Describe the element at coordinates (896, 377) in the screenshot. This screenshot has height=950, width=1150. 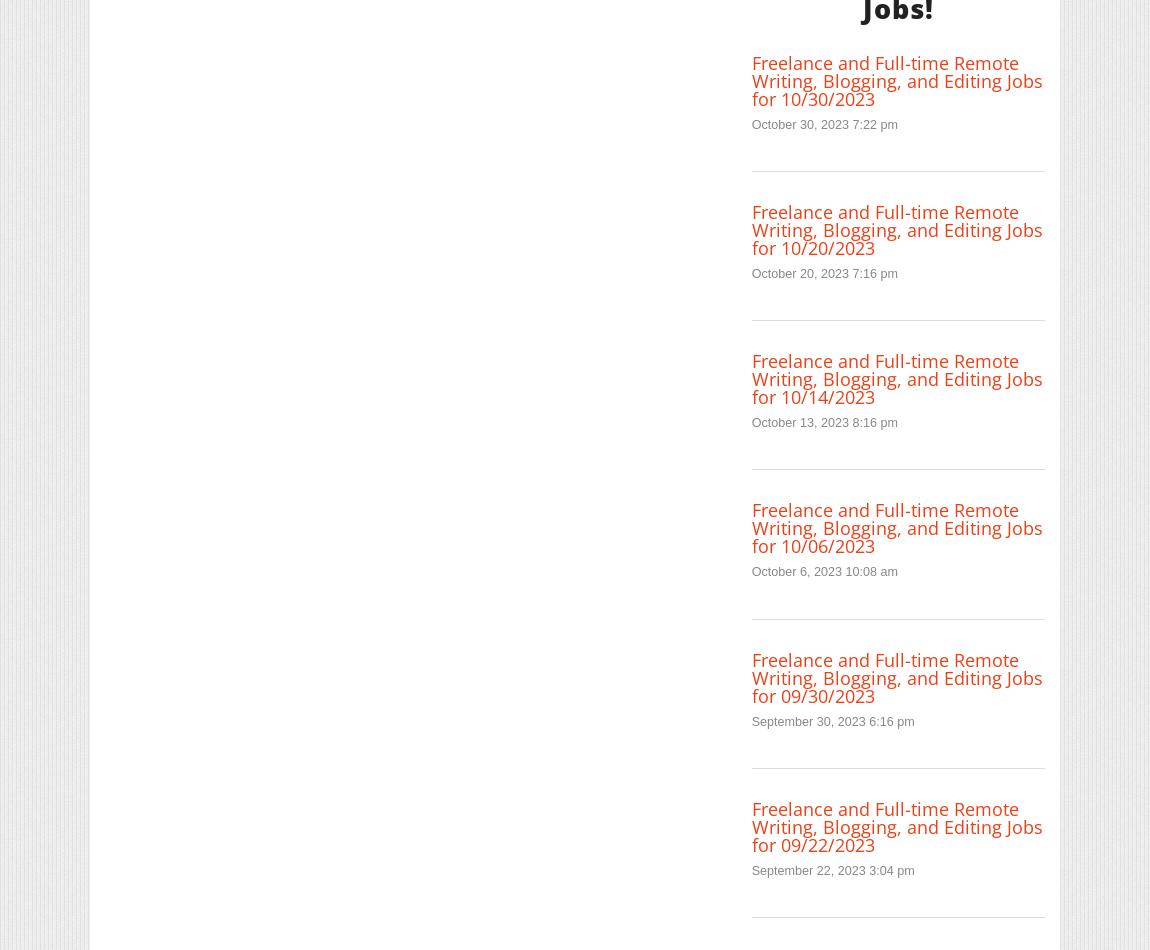
I see `'Freelance and Full-time Remote Writing, Blogging, and Editing Jobs for 10/14/2023'` at that location.